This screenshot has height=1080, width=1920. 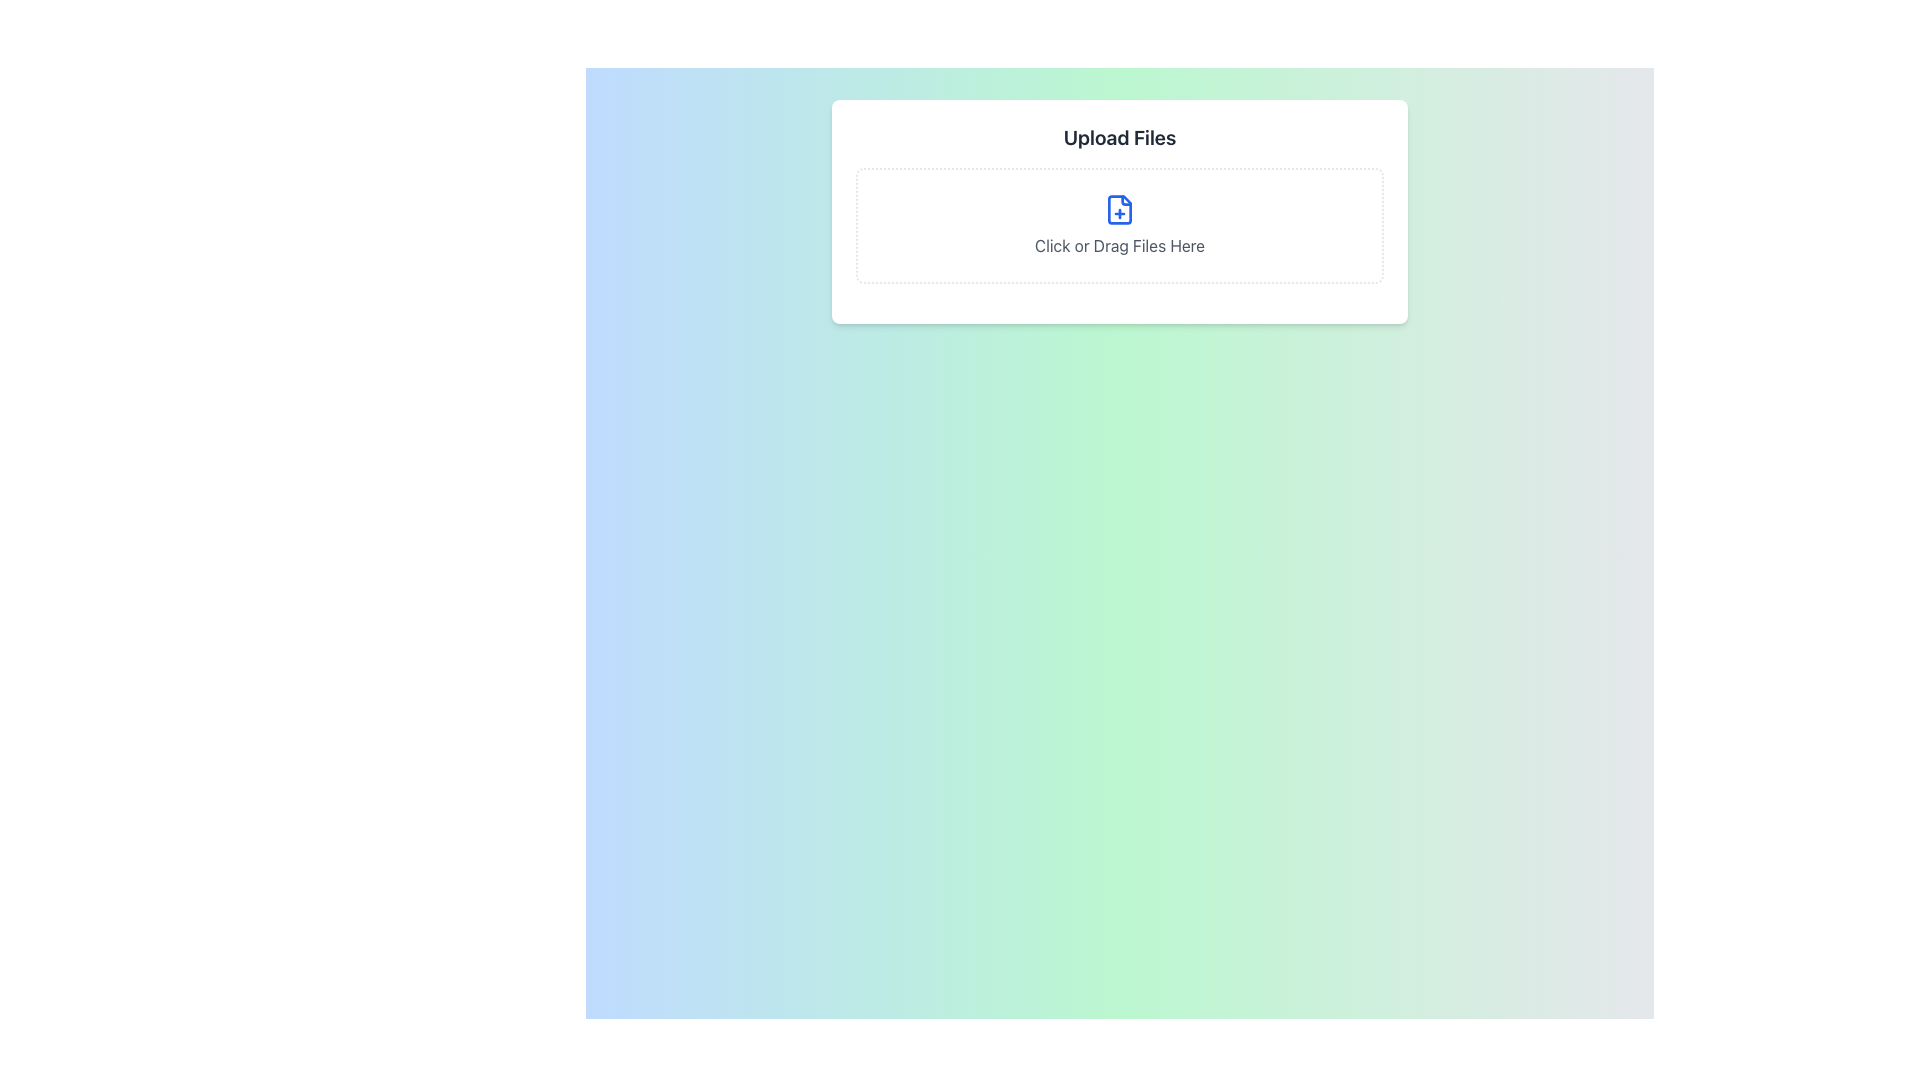 What do you see at coordinates (1118, 225) in the screenshot?
I see `the File upload area, which features a dotted border and a document icon with a plus symbol` at bounding box center [1118, 225].